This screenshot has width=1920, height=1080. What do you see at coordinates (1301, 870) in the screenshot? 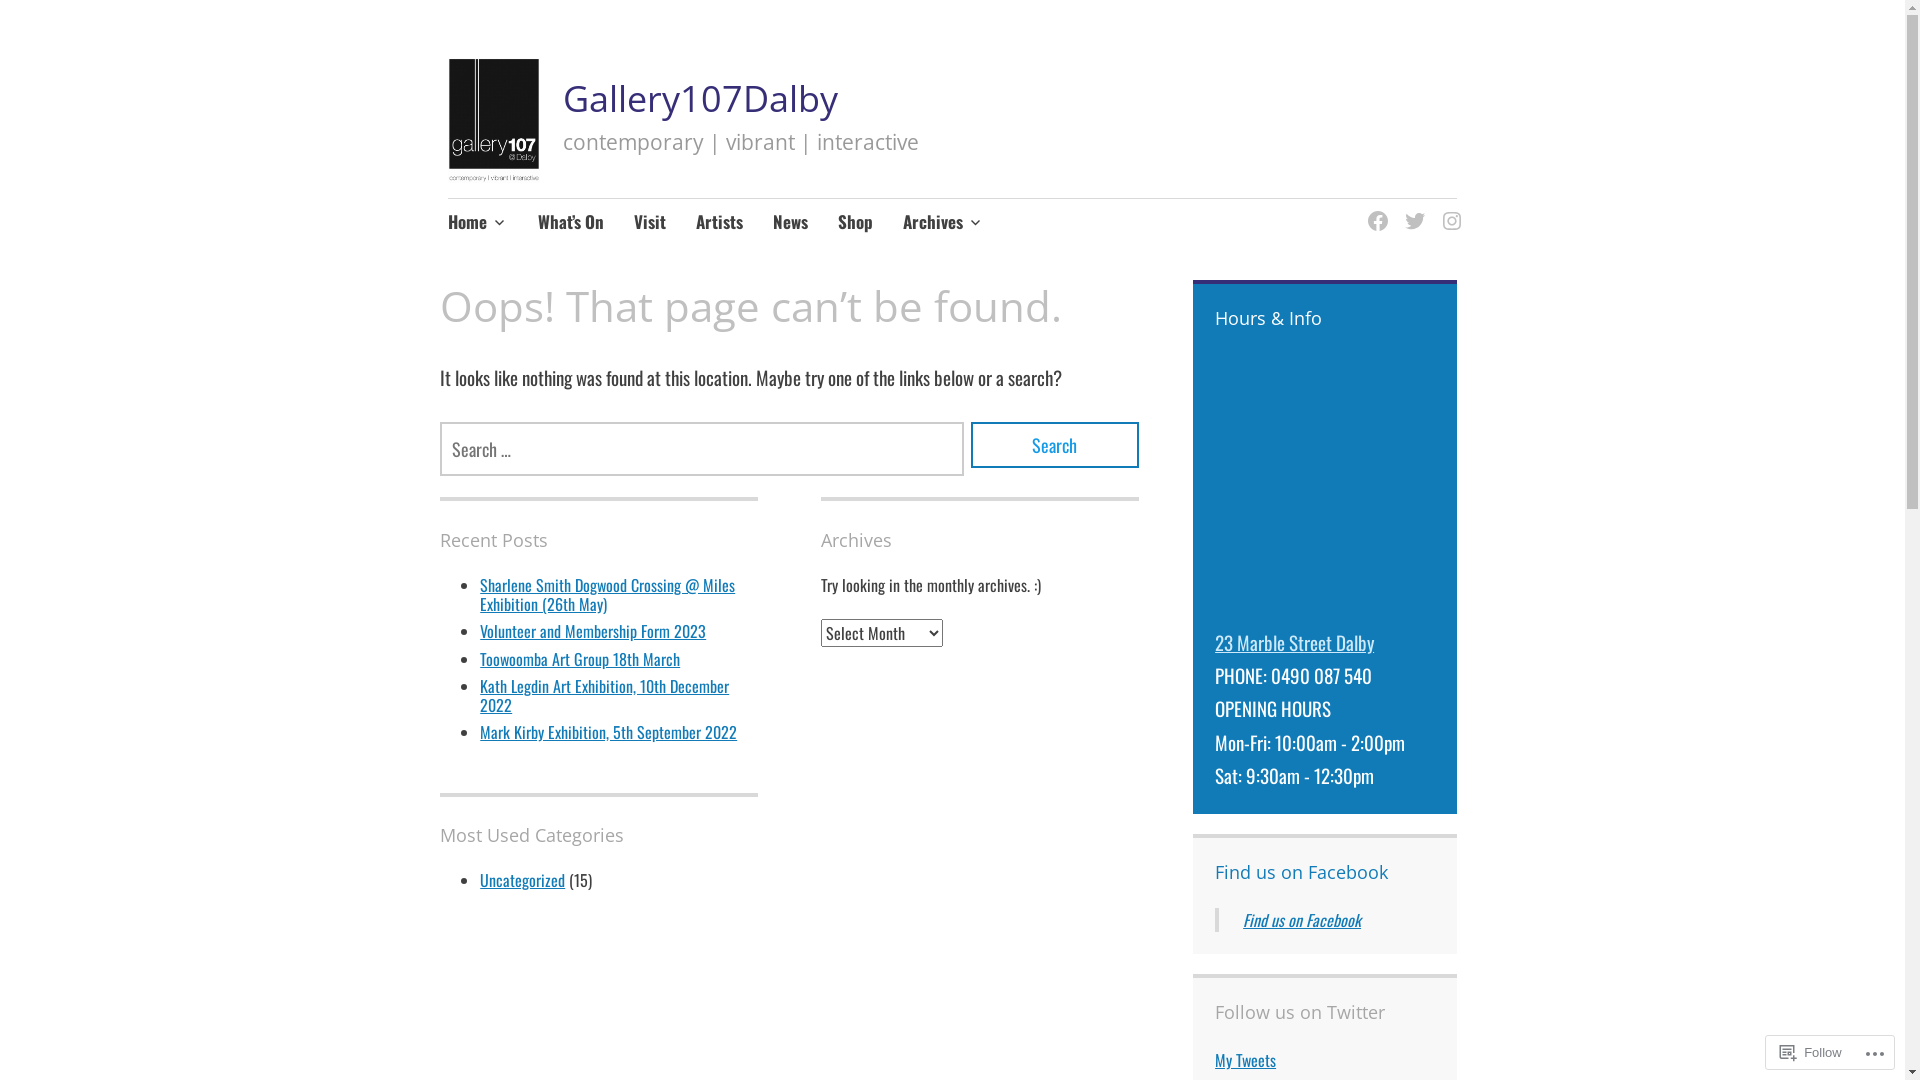
I see `'Find us on Facebook'` at bounding box center [1301, 870].